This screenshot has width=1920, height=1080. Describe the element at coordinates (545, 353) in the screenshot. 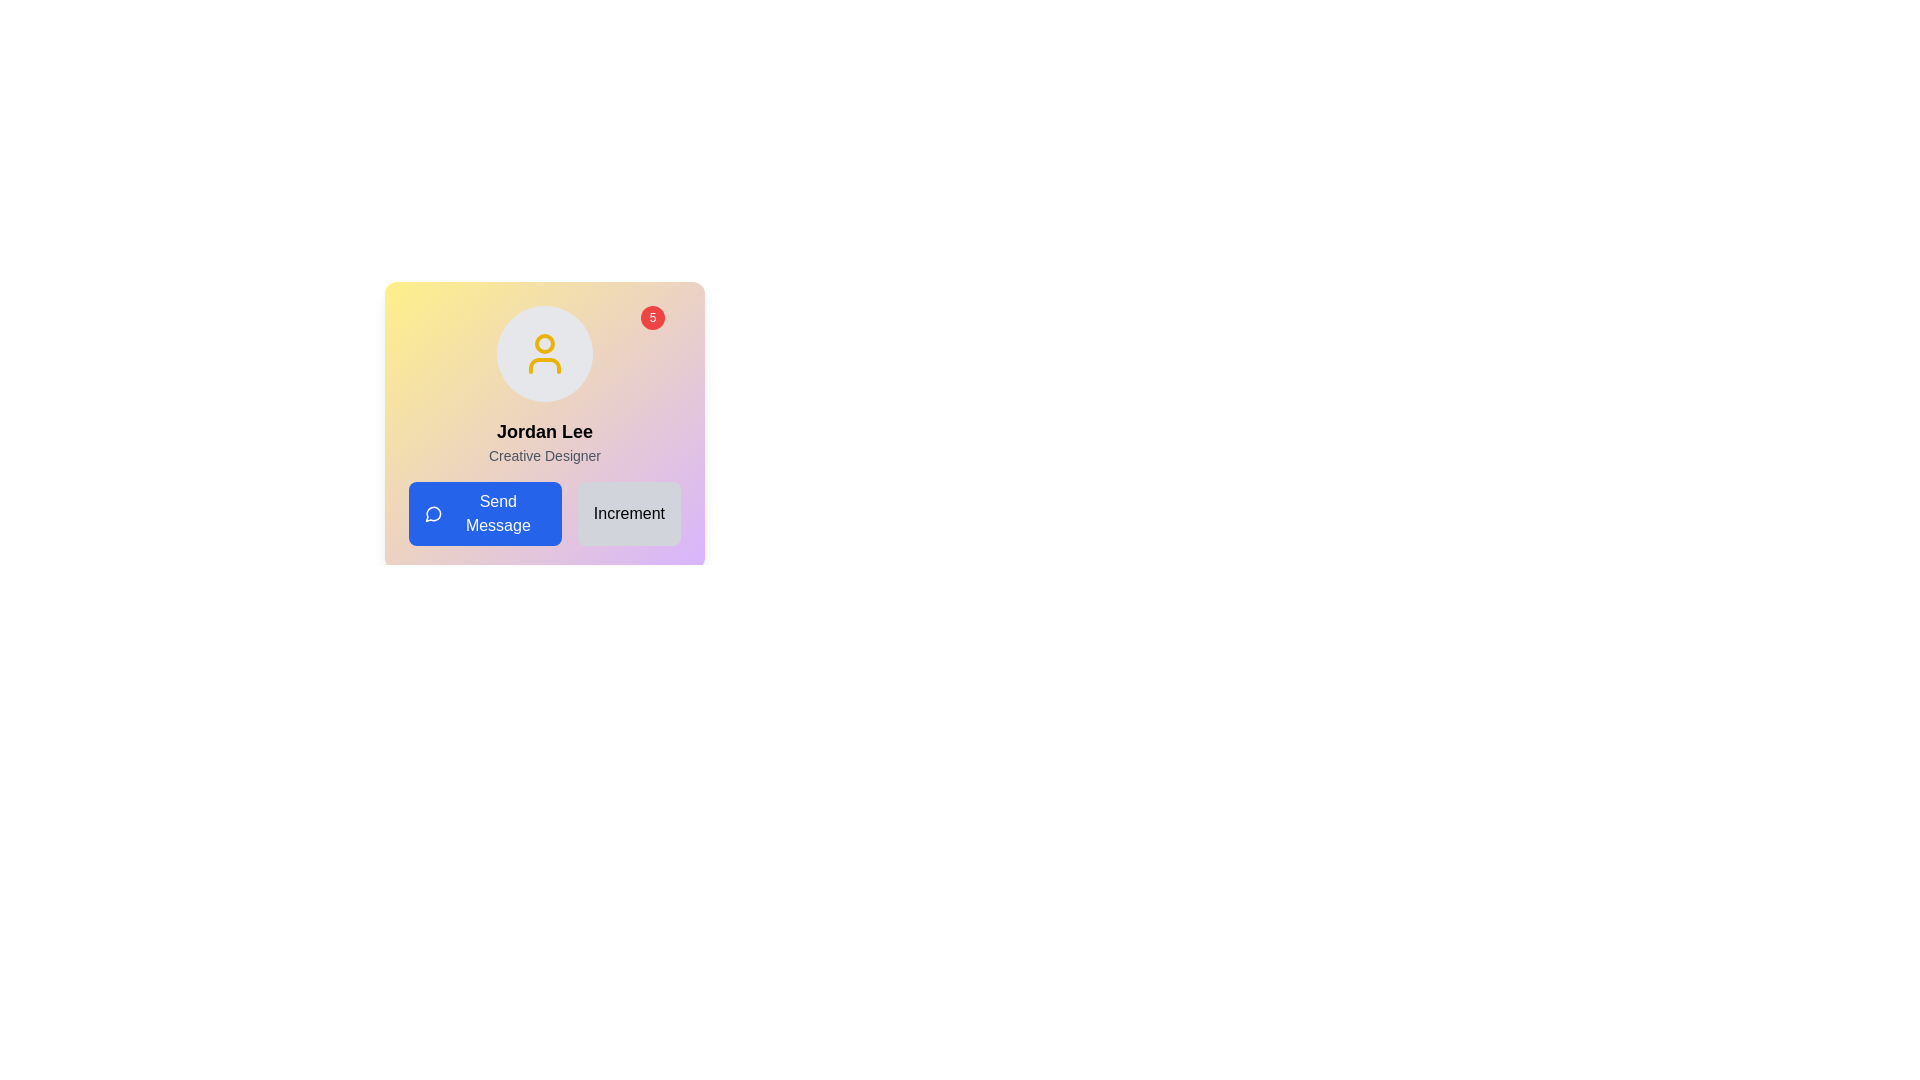

I see `the profile picture placeholder with a notification badge` at that location.